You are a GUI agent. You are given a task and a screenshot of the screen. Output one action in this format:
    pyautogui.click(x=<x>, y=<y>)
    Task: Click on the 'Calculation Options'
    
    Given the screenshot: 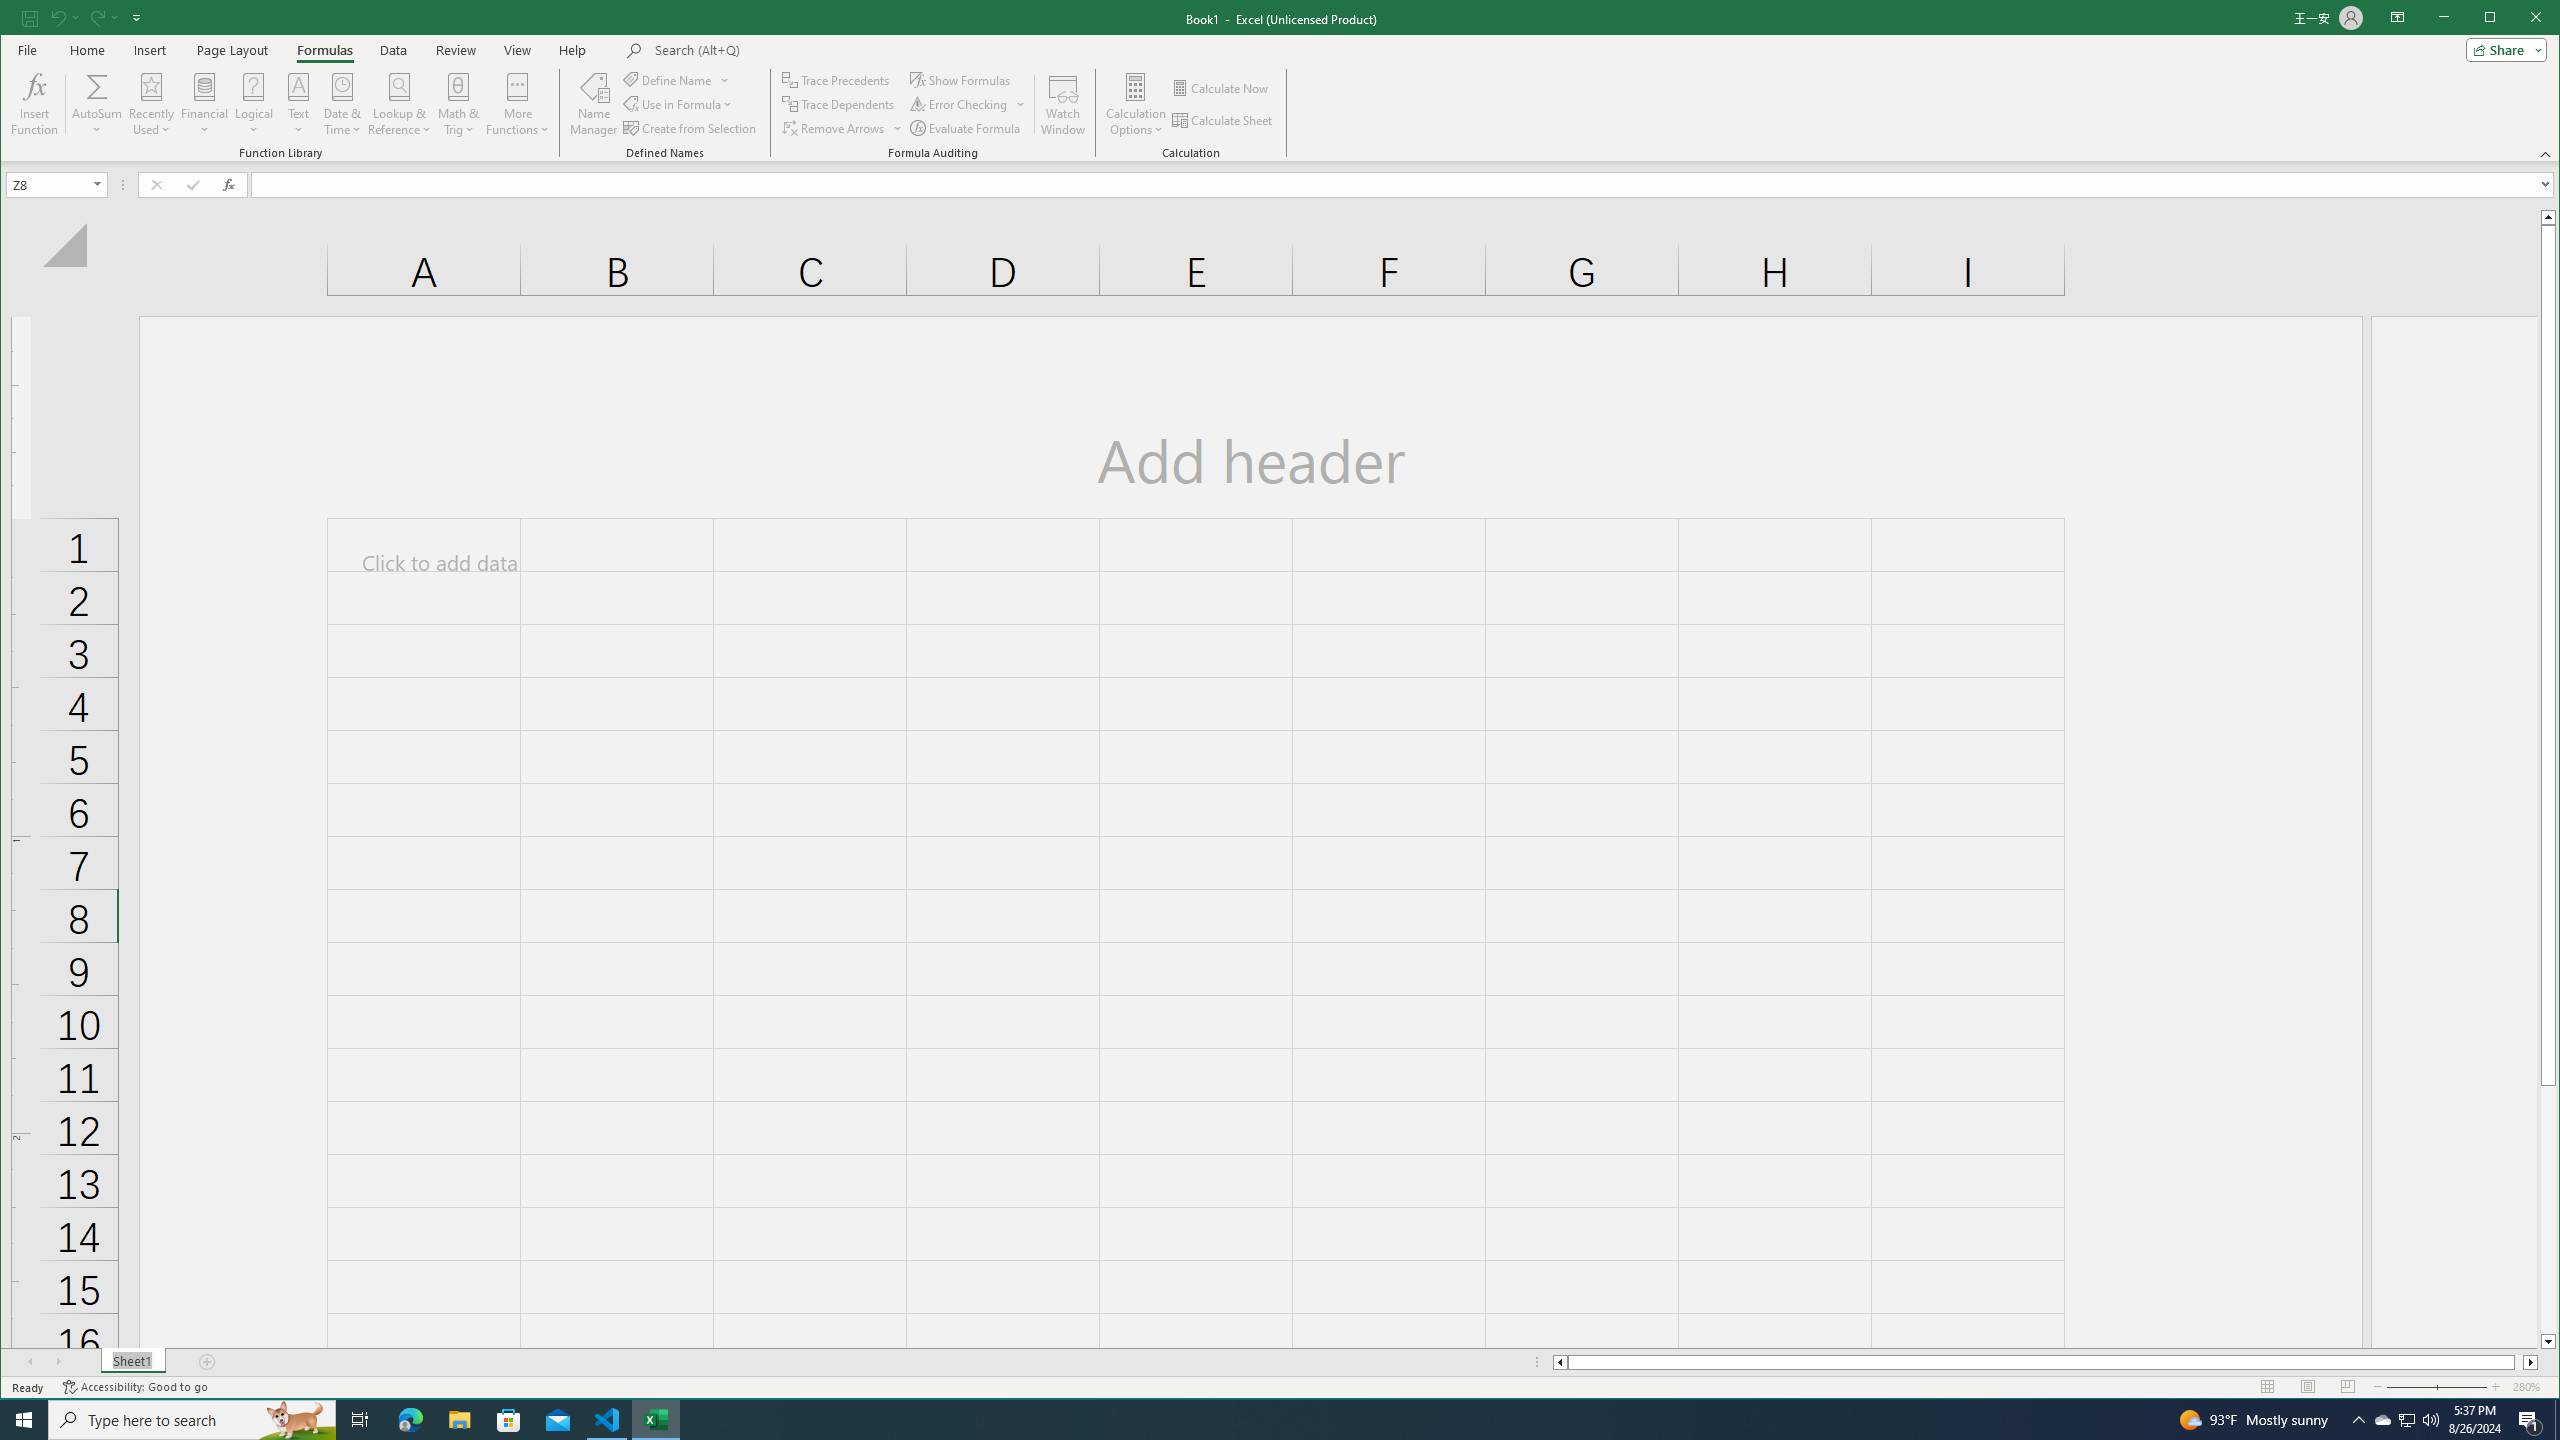 What is the action you would take?
    pyautogui.click(x=1136, y=103)
    